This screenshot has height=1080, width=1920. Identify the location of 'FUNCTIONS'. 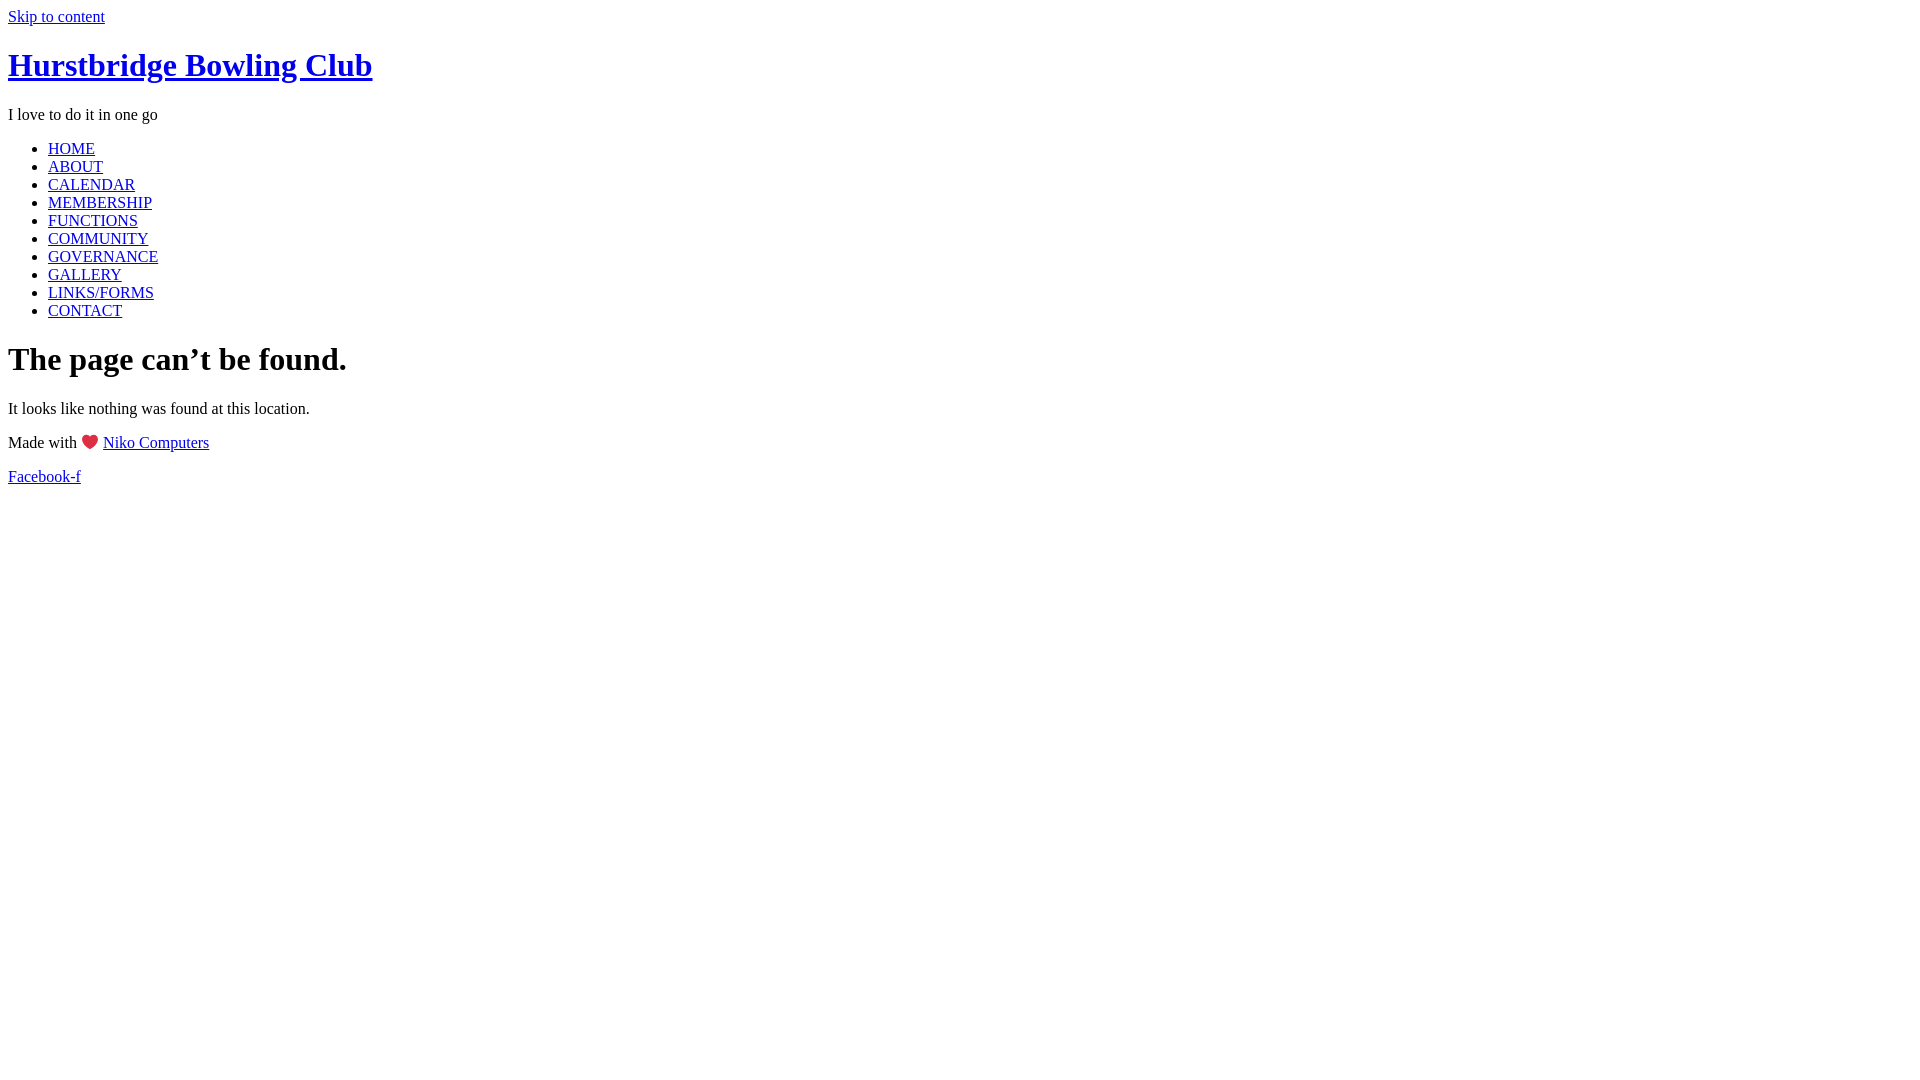
(48, 220).